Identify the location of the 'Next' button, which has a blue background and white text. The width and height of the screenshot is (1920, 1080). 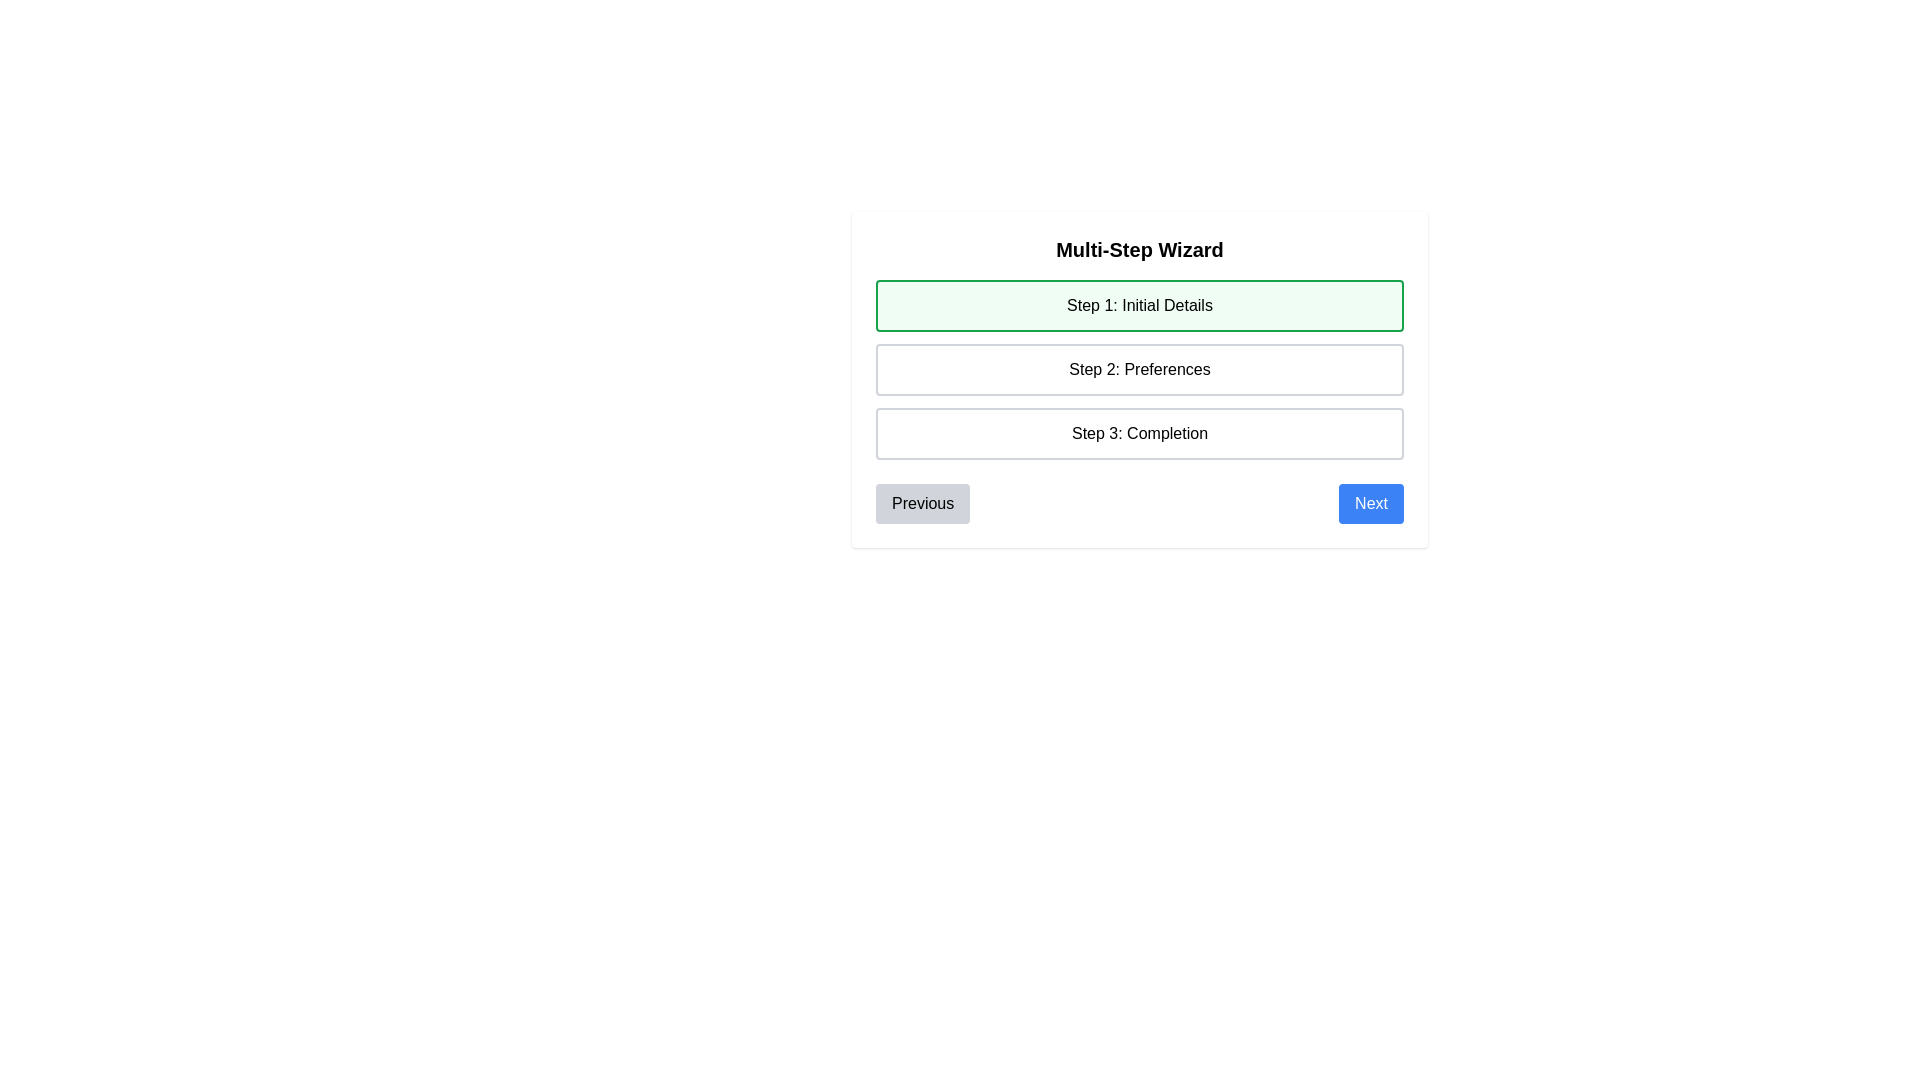
(1370, 503).